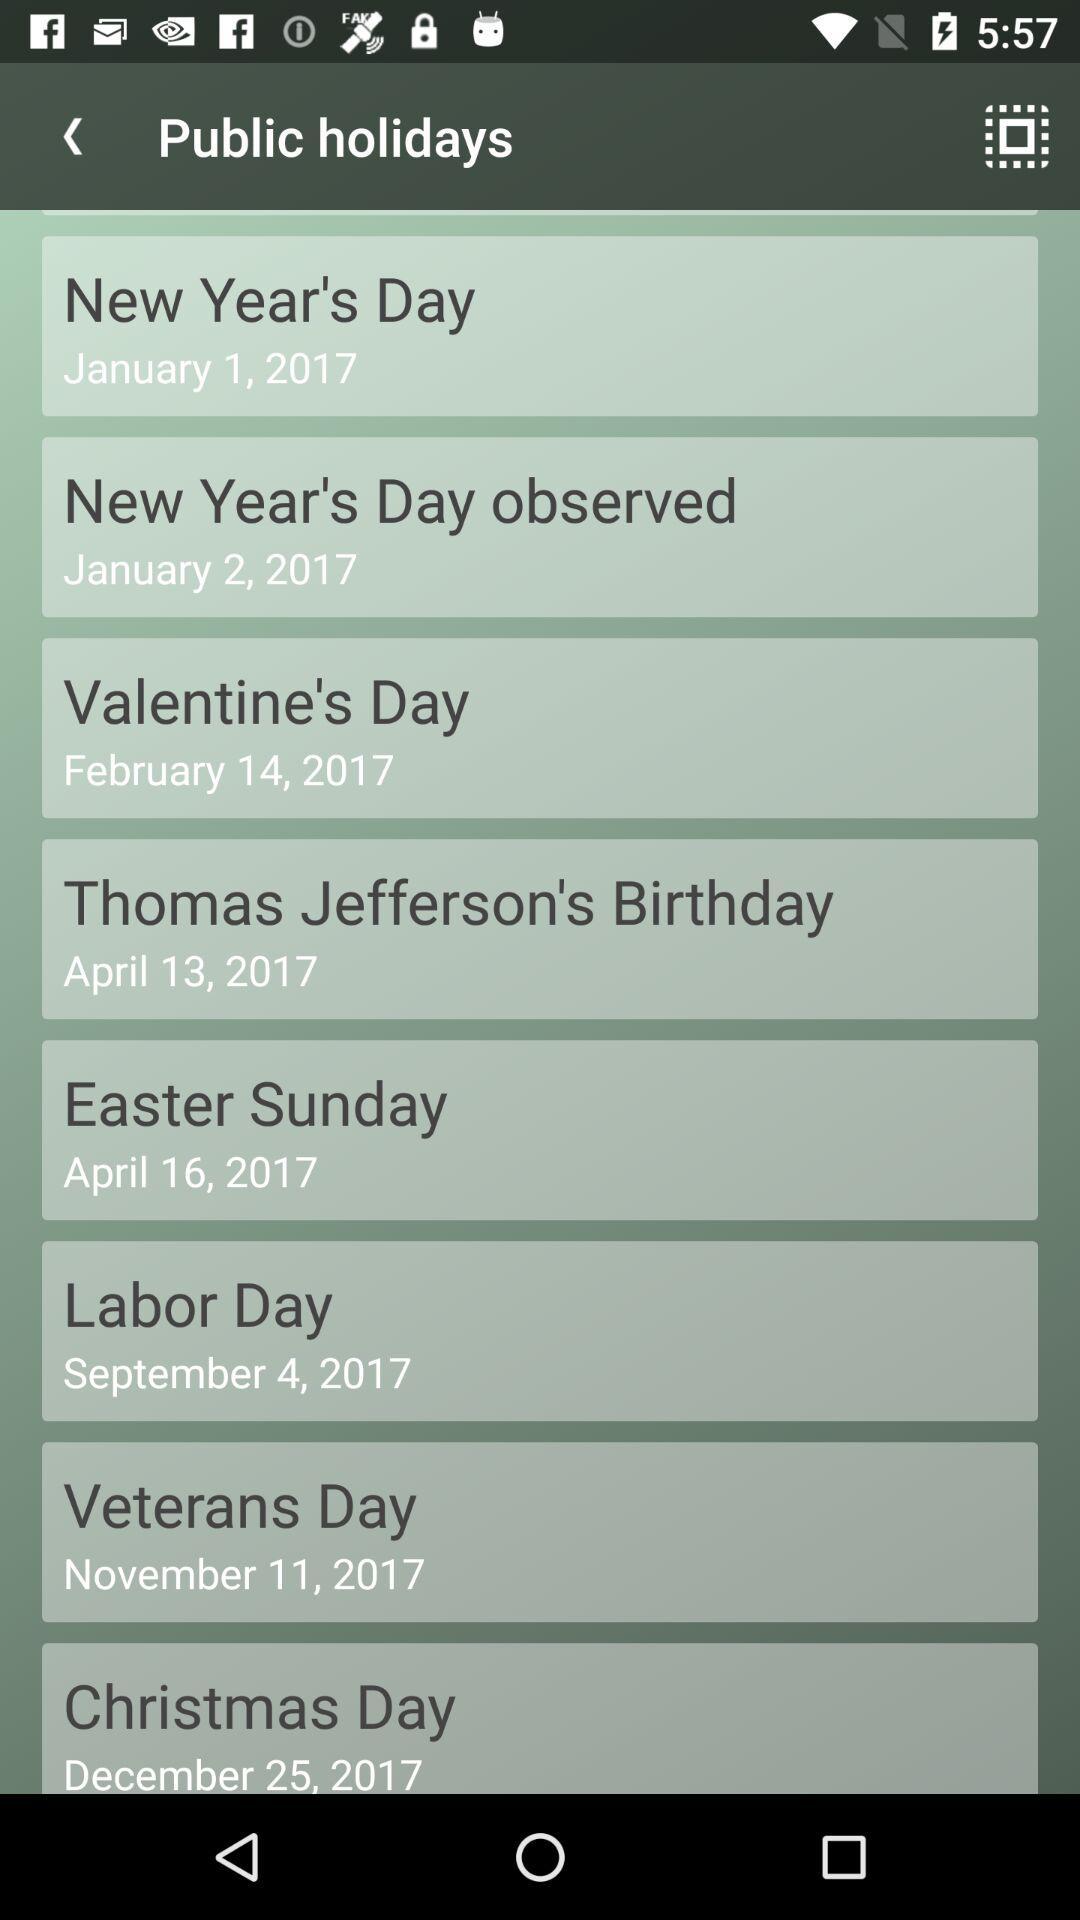 Image resolution: width=1080 pixels, height=1920 pixels. Describe the element at coordinates (540, 1370) in the screenshot. I see `the item above veterans day item` at that location.